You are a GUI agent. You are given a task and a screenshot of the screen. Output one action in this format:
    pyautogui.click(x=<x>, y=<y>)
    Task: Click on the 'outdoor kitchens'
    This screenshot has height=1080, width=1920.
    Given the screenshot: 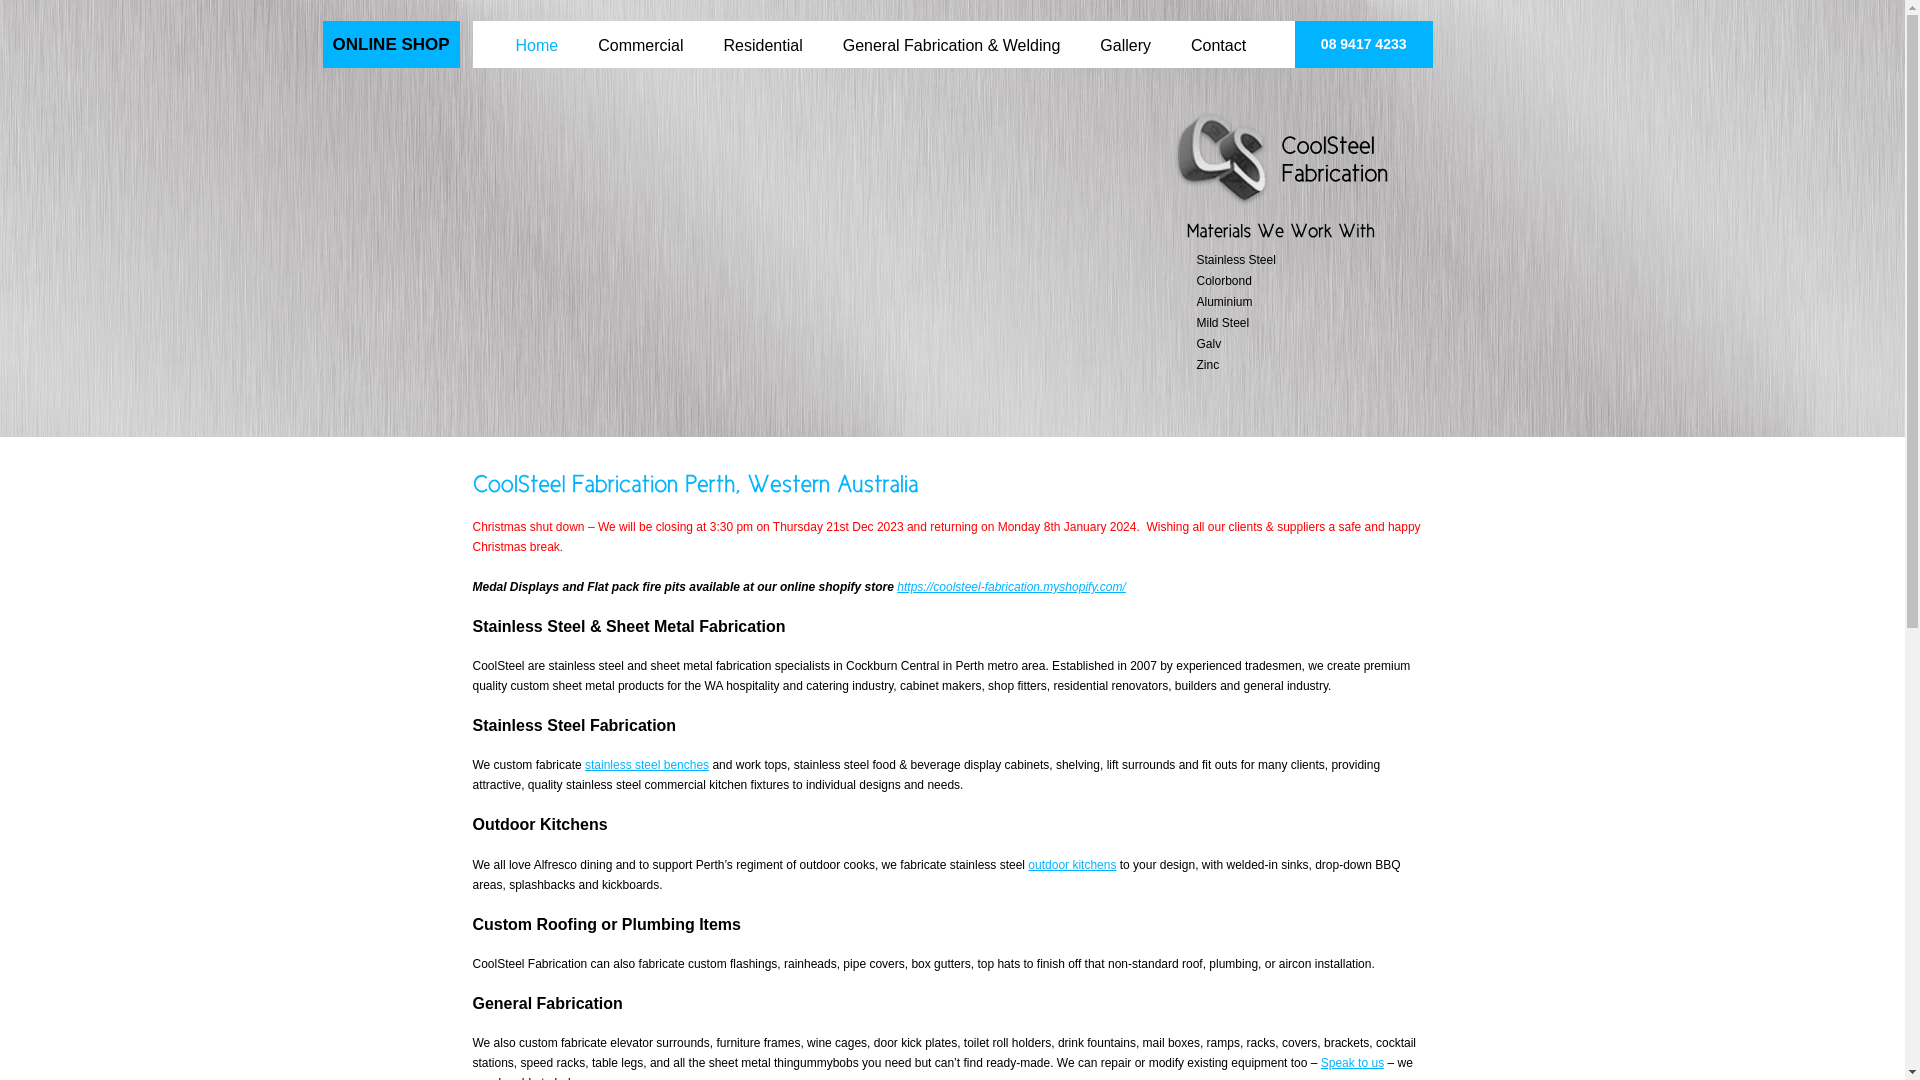 What is the action you would take?
    pyautogui.click(x=1027, y=863)
    